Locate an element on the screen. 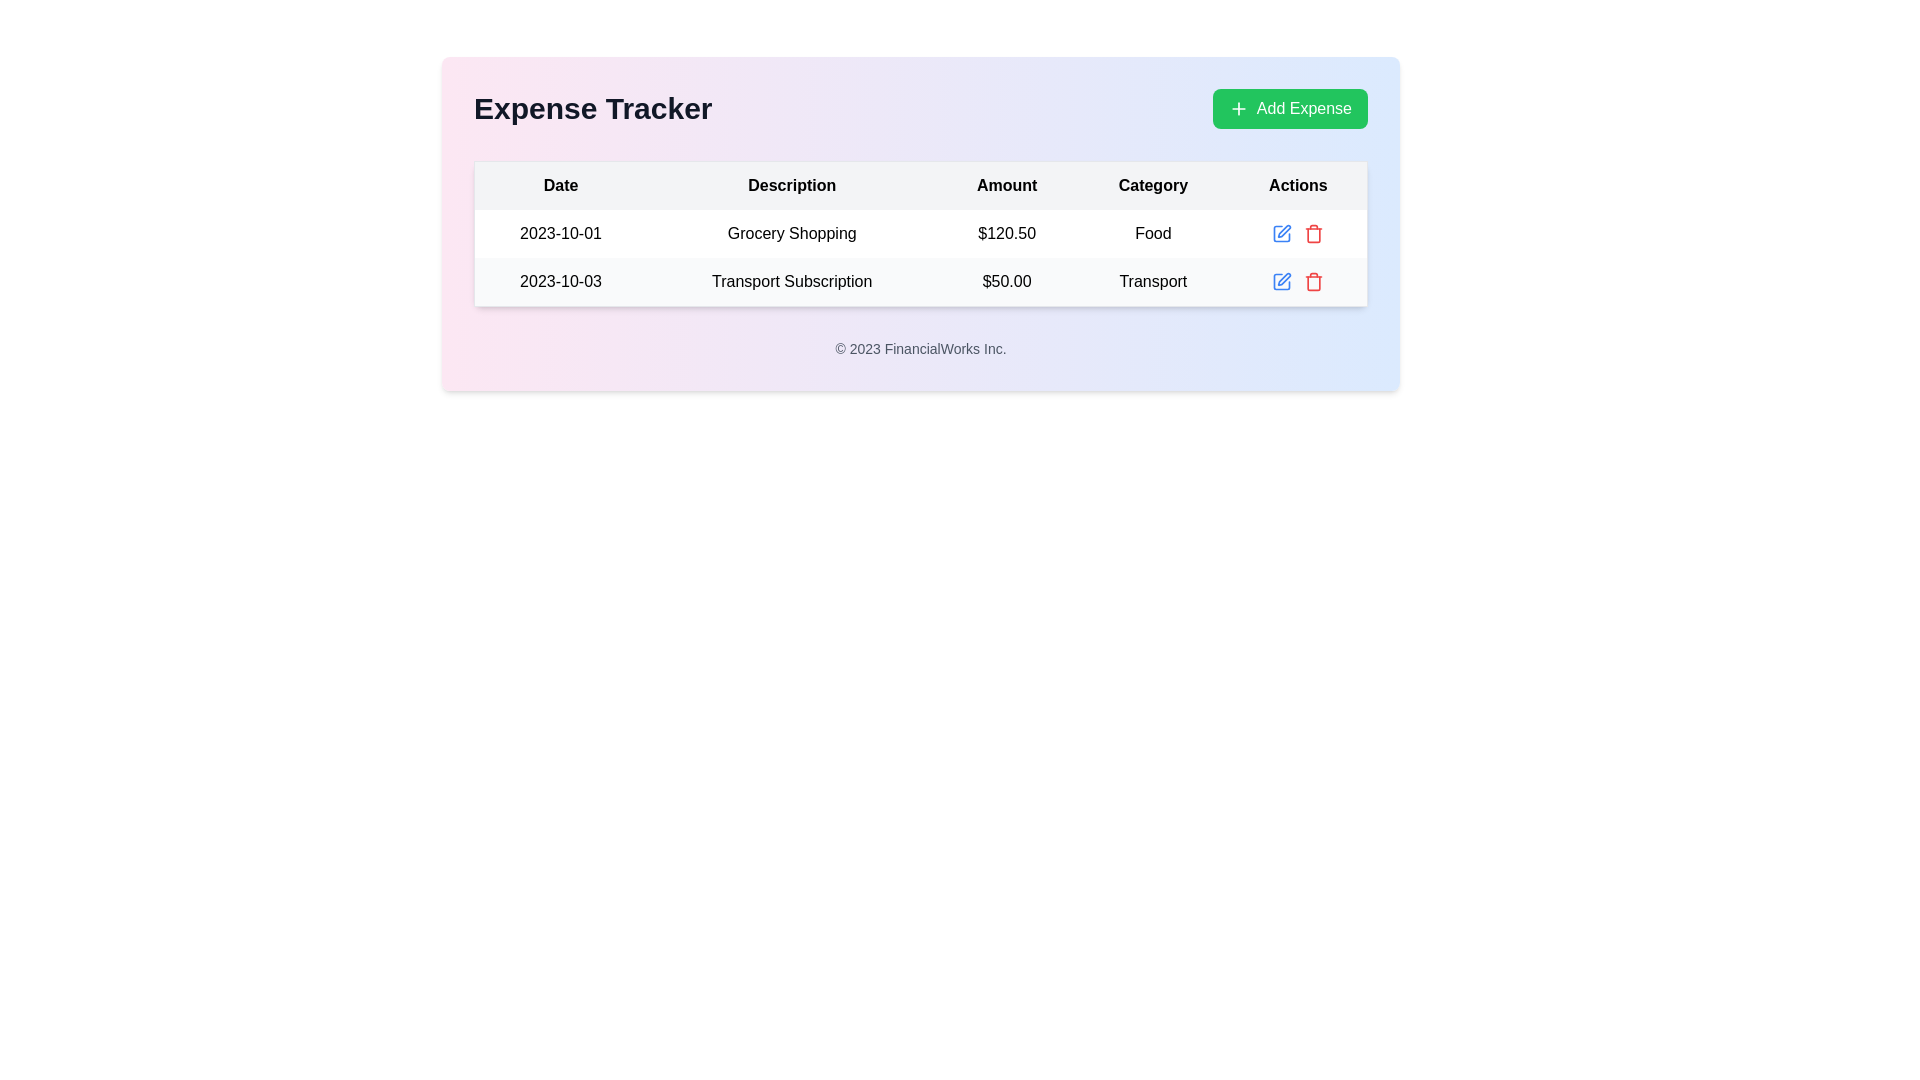  the first transaction row in the table, which includes the date '2023-10-01', description 'Grocery Shopping', amount '$120.50', and category 'Food' is located at coordinates (920, 257).